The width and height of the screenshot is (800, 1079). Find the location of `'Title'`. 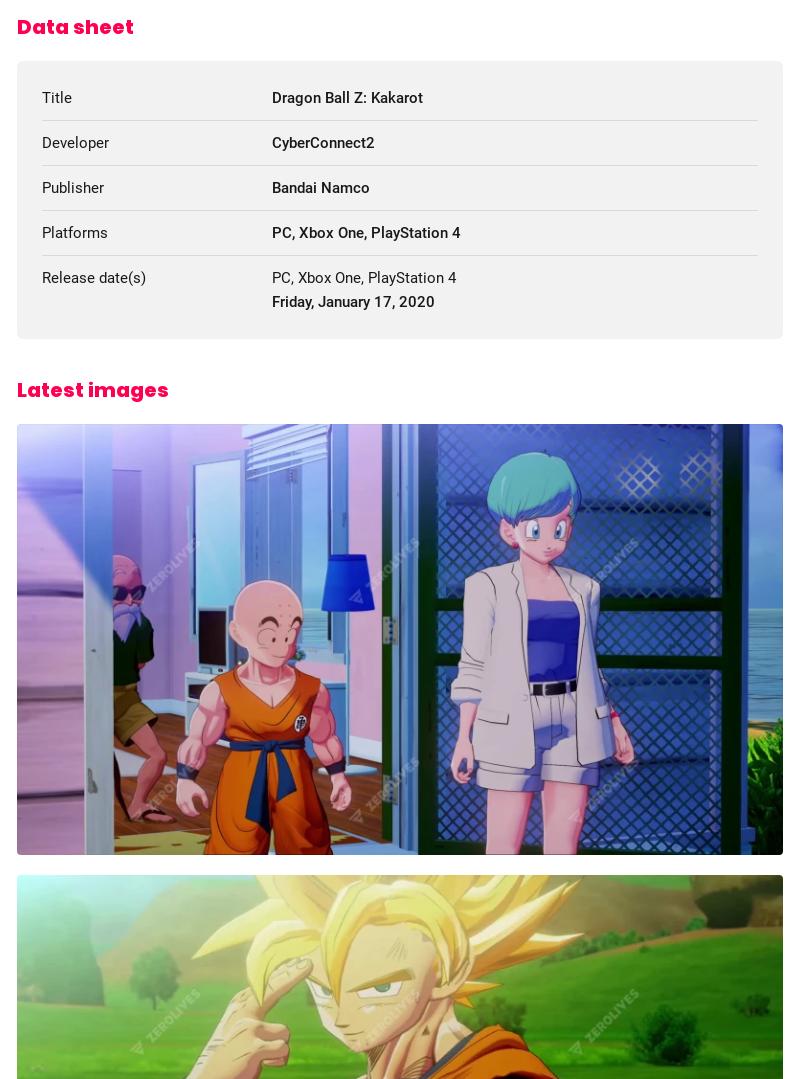

'Title' is located at coordinates (55, 97).